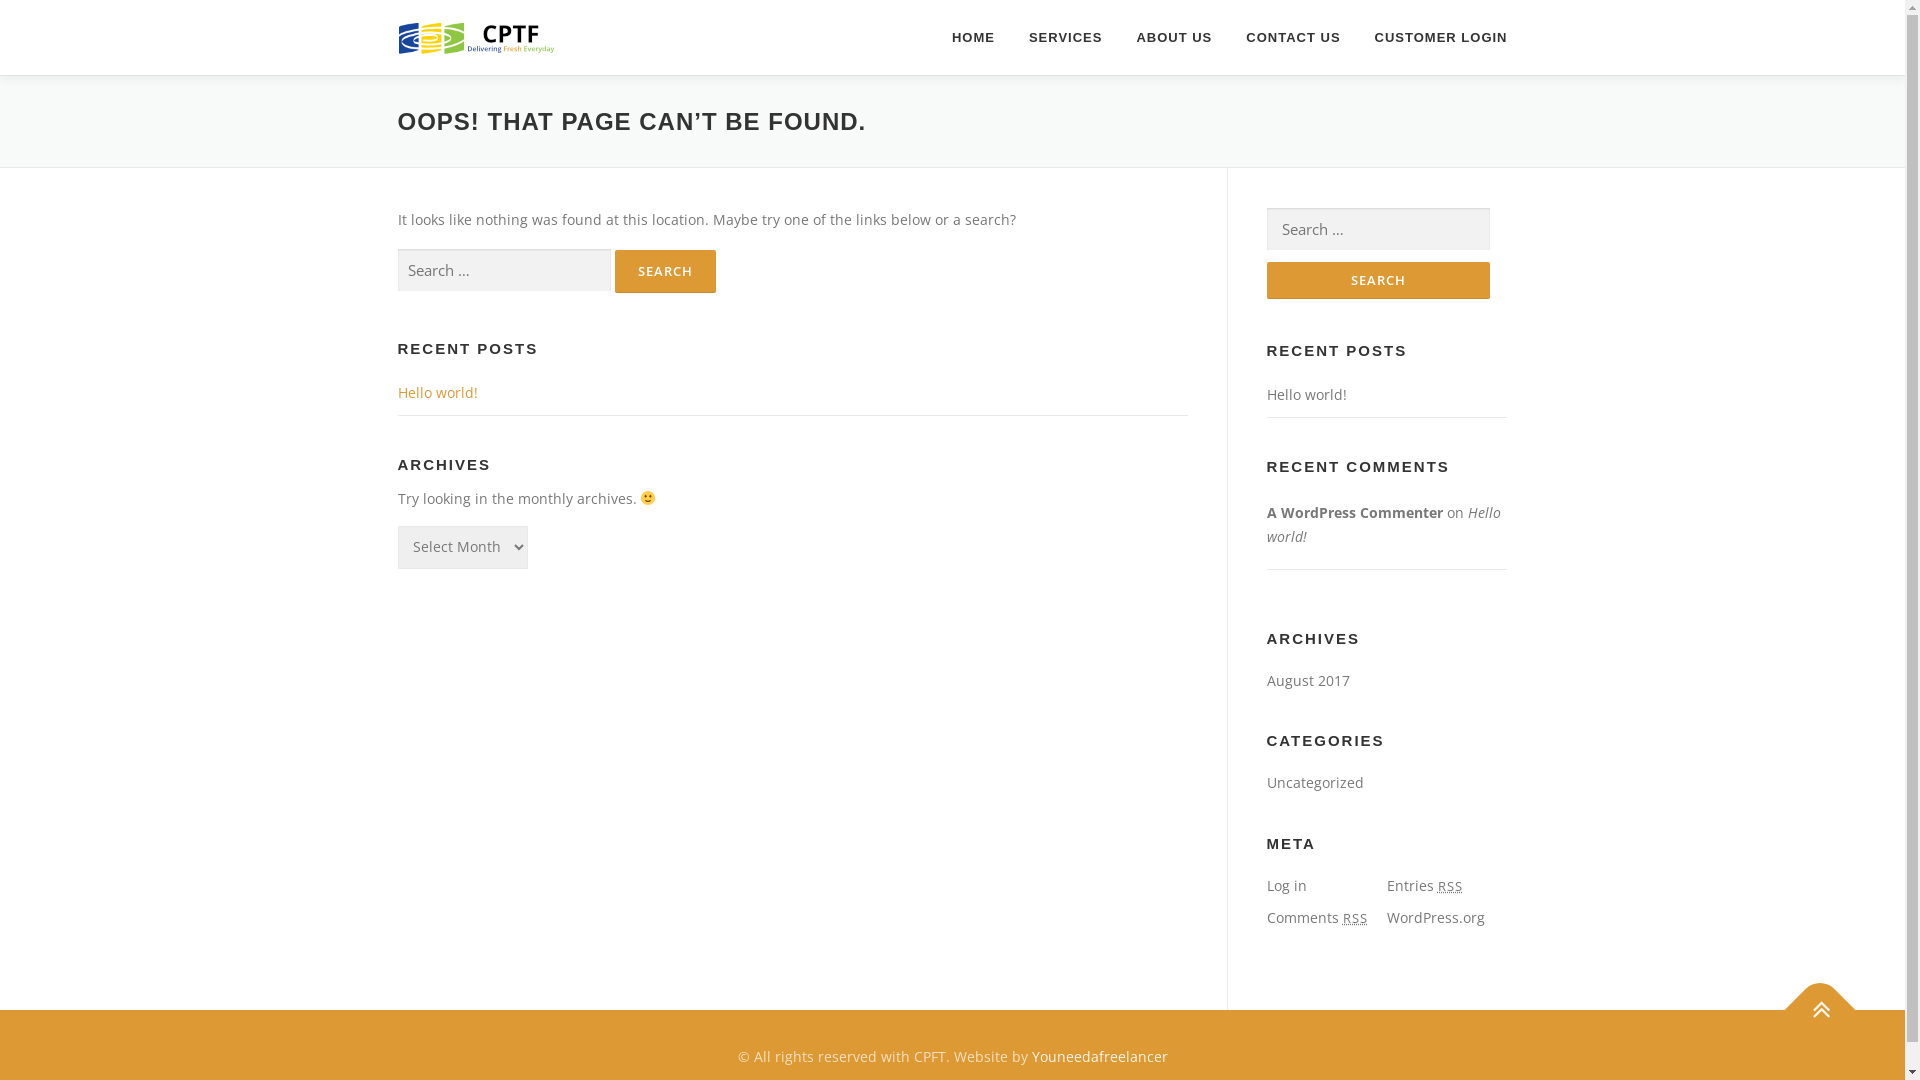 This screenshot has height=1080, width=1920. I want to click on 'Back To Top', so click(1809, 999).